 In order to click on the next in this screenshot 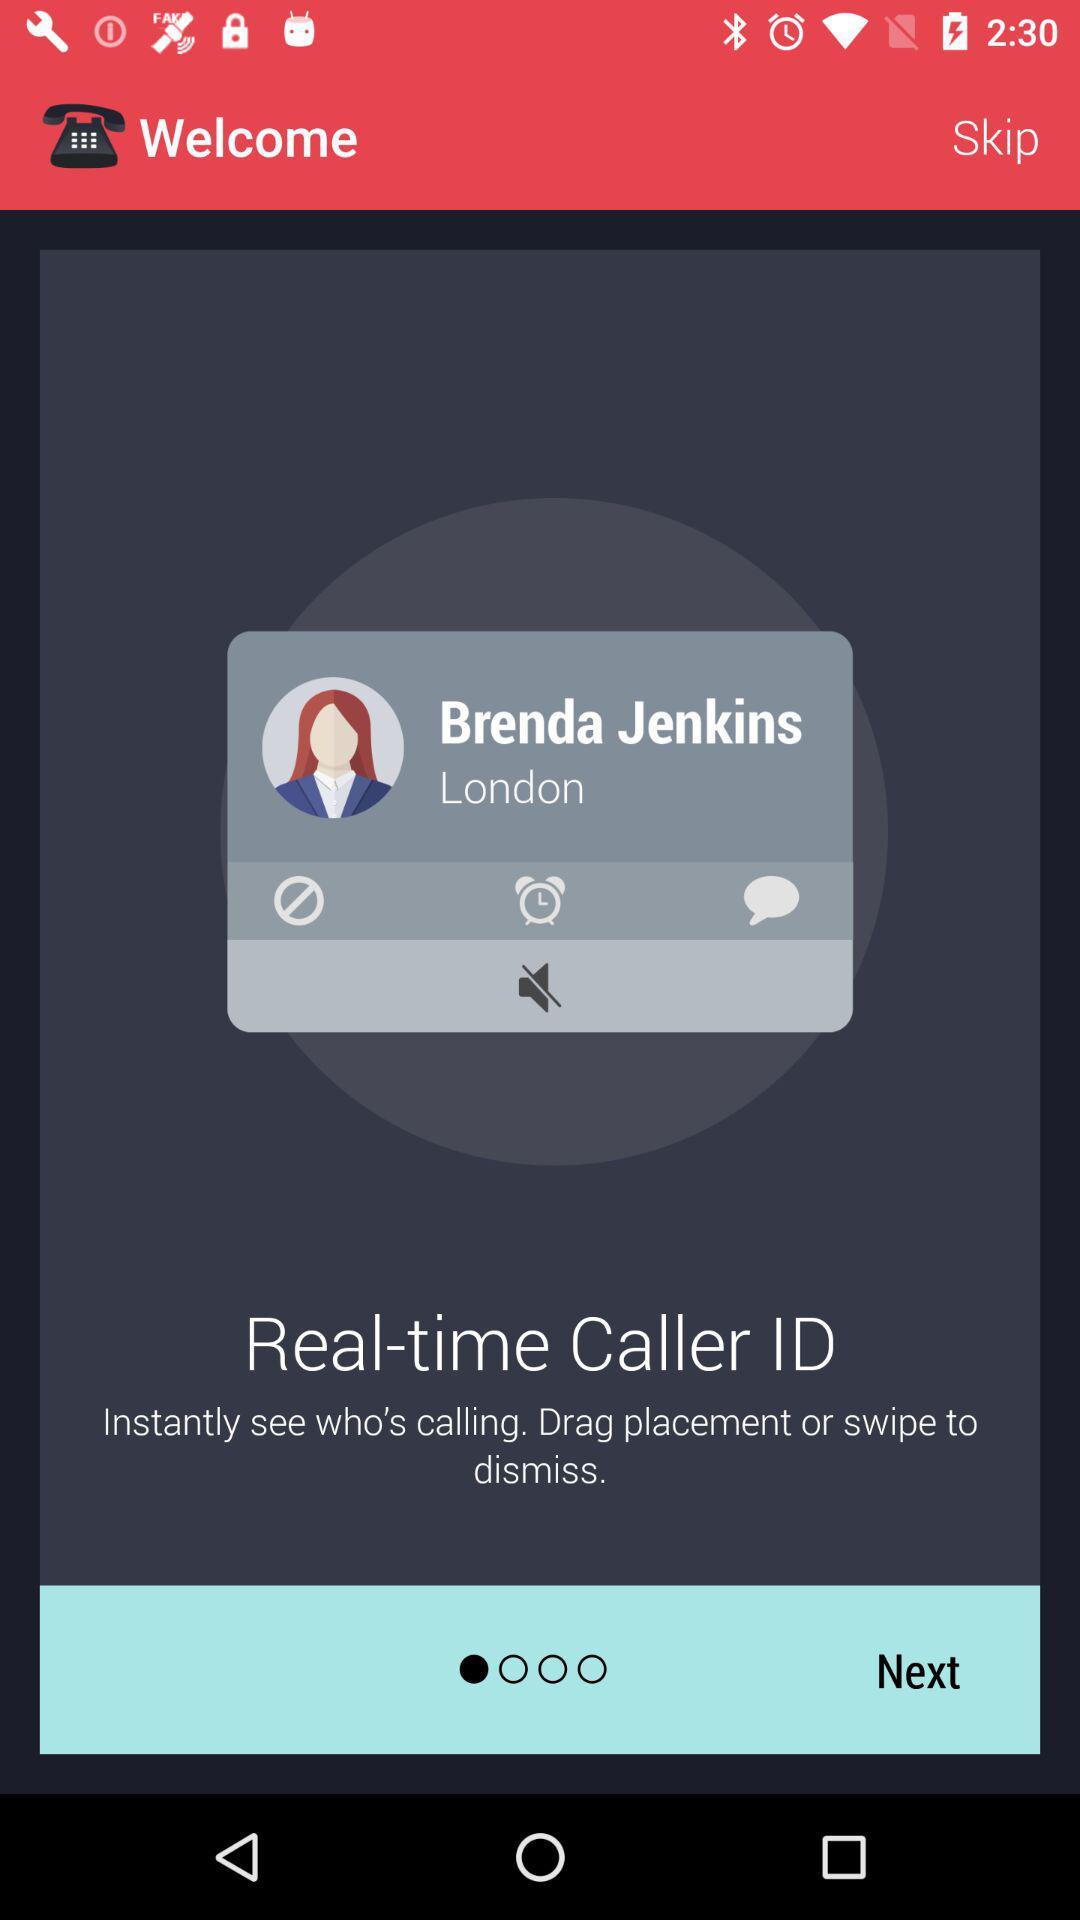, I will do `click(918, 1669)`.